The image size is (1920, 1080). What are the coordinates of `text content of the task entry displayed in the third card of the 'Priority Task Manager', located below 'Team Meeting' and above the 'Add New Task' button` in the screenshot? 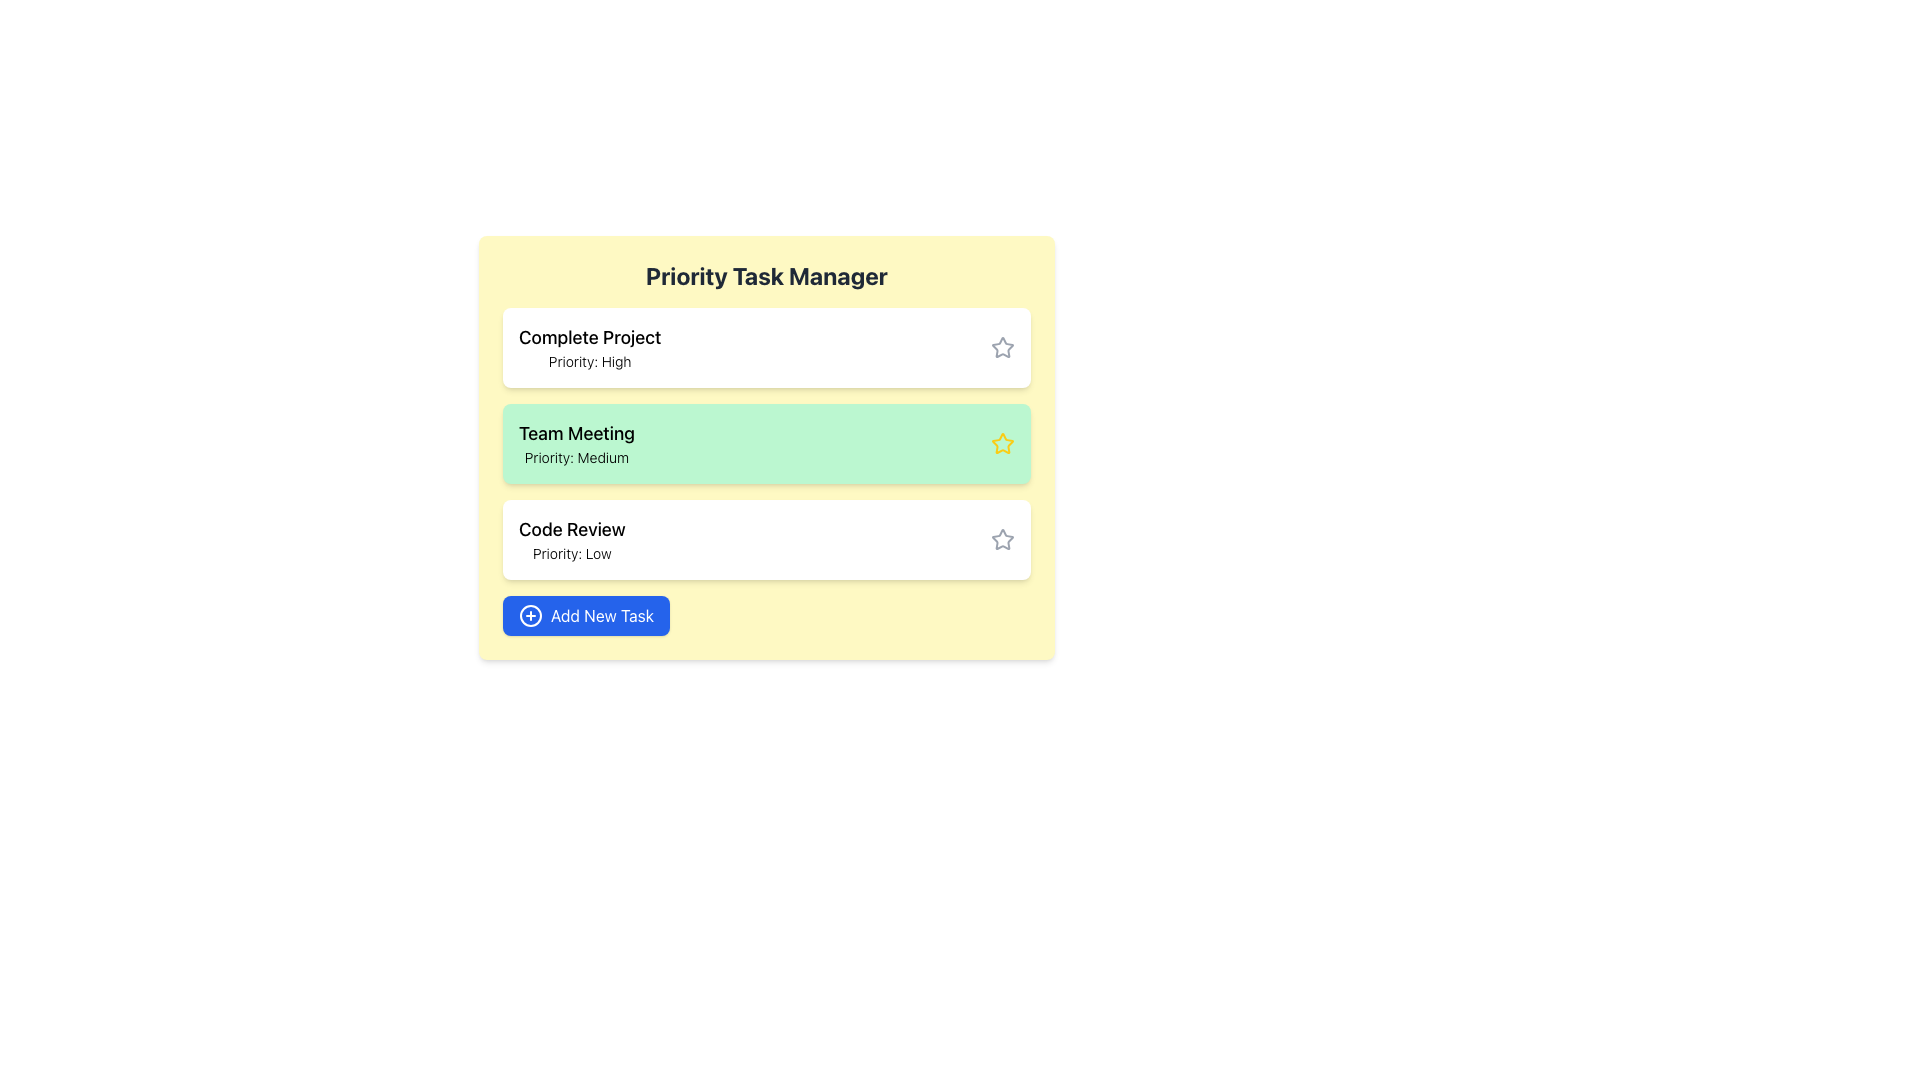 It's located at (571, 540).